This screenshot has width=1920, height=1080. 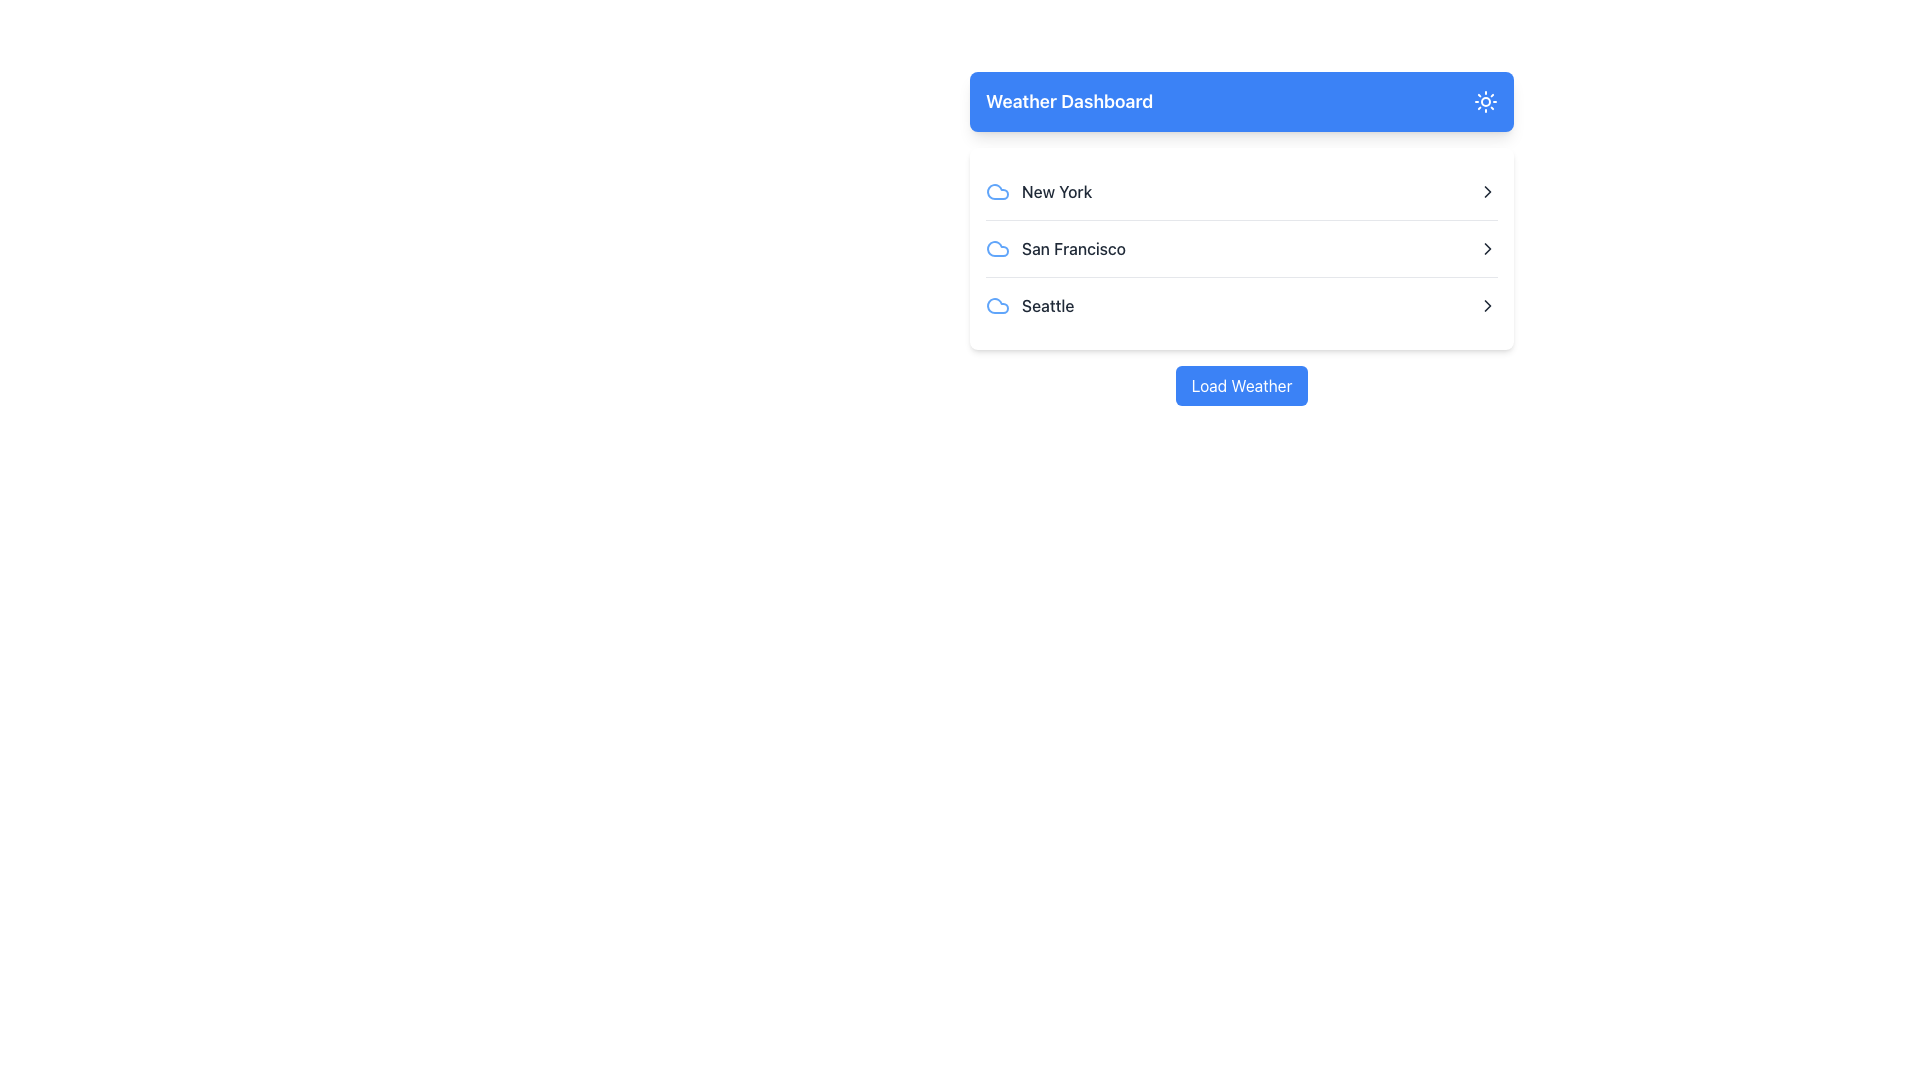 What do you see at coordinates (1073, 248) in the screenshot?
I see `the text label displaying 'San Francisco' to highlight it` at bounding box center [1073, 248].